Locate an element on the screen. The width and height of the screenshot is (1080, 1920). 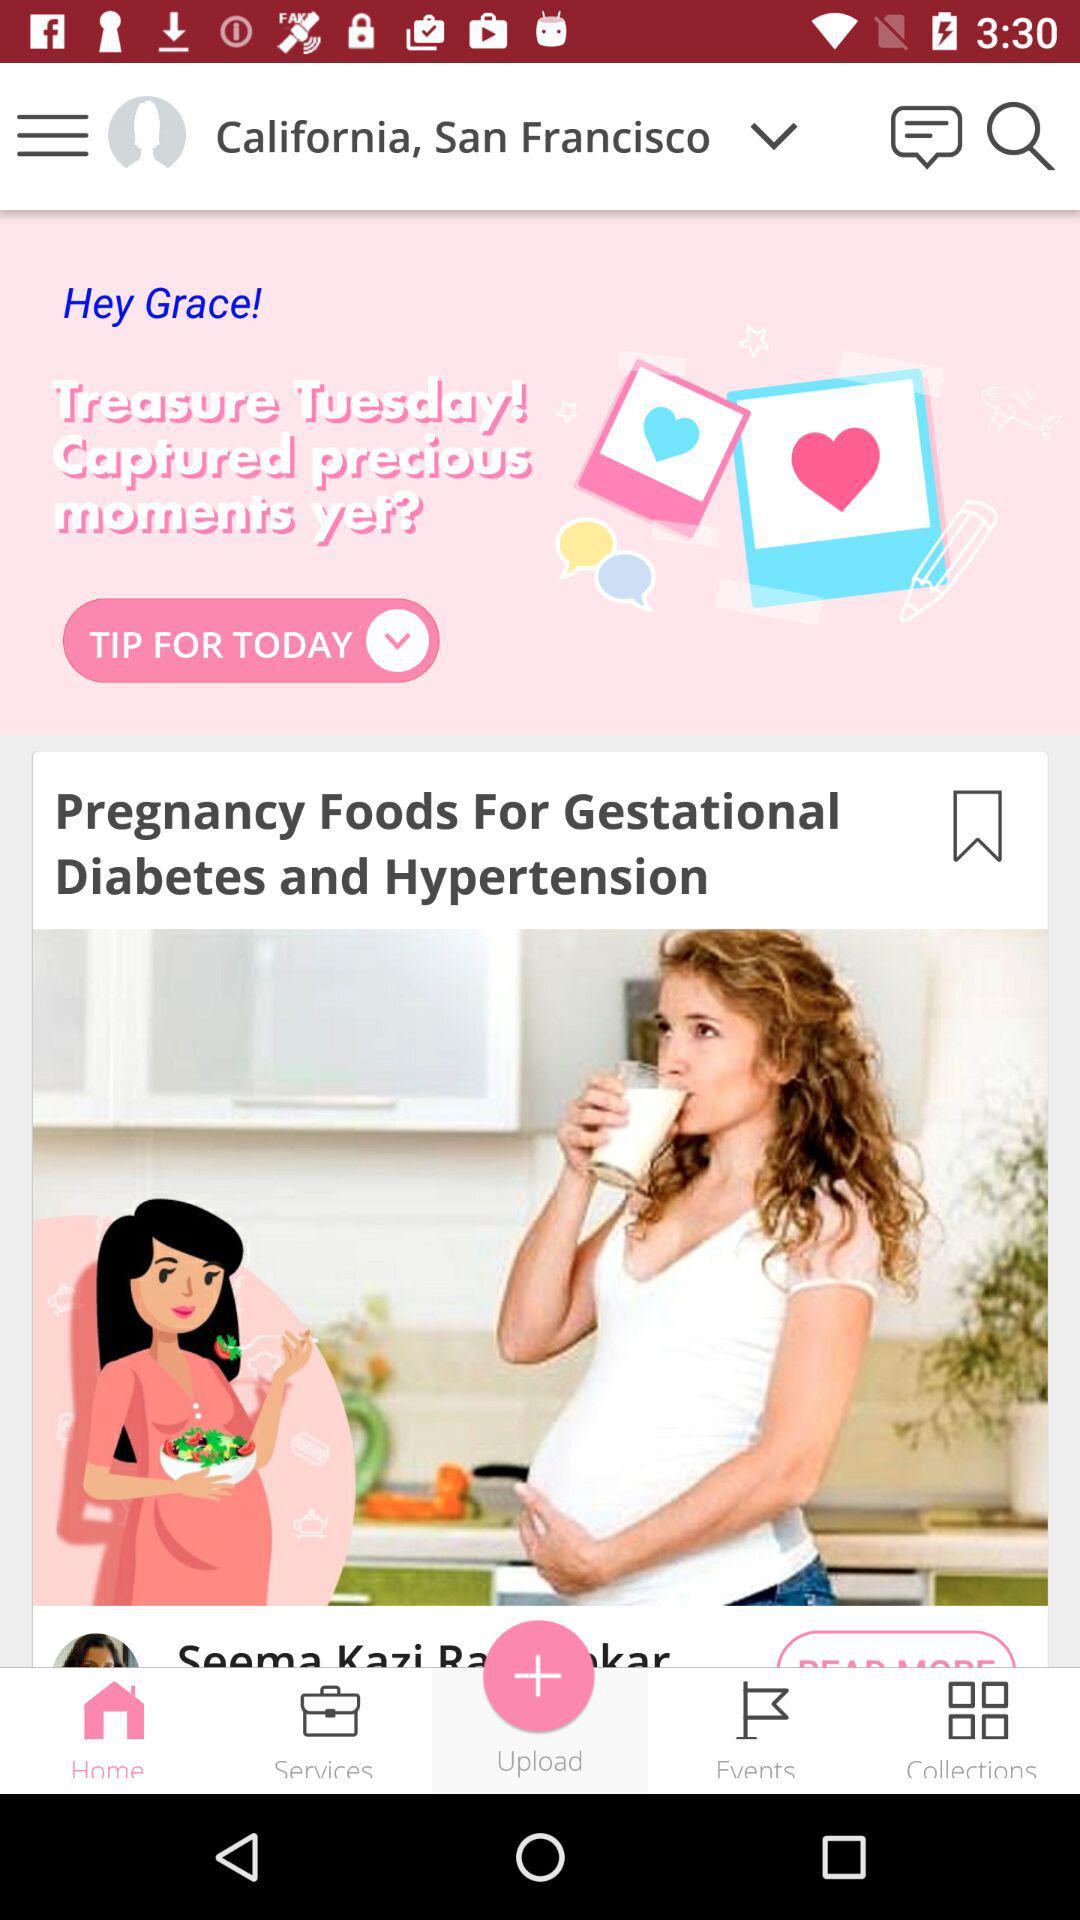
the add icon is located at coordinates (538, 1676).